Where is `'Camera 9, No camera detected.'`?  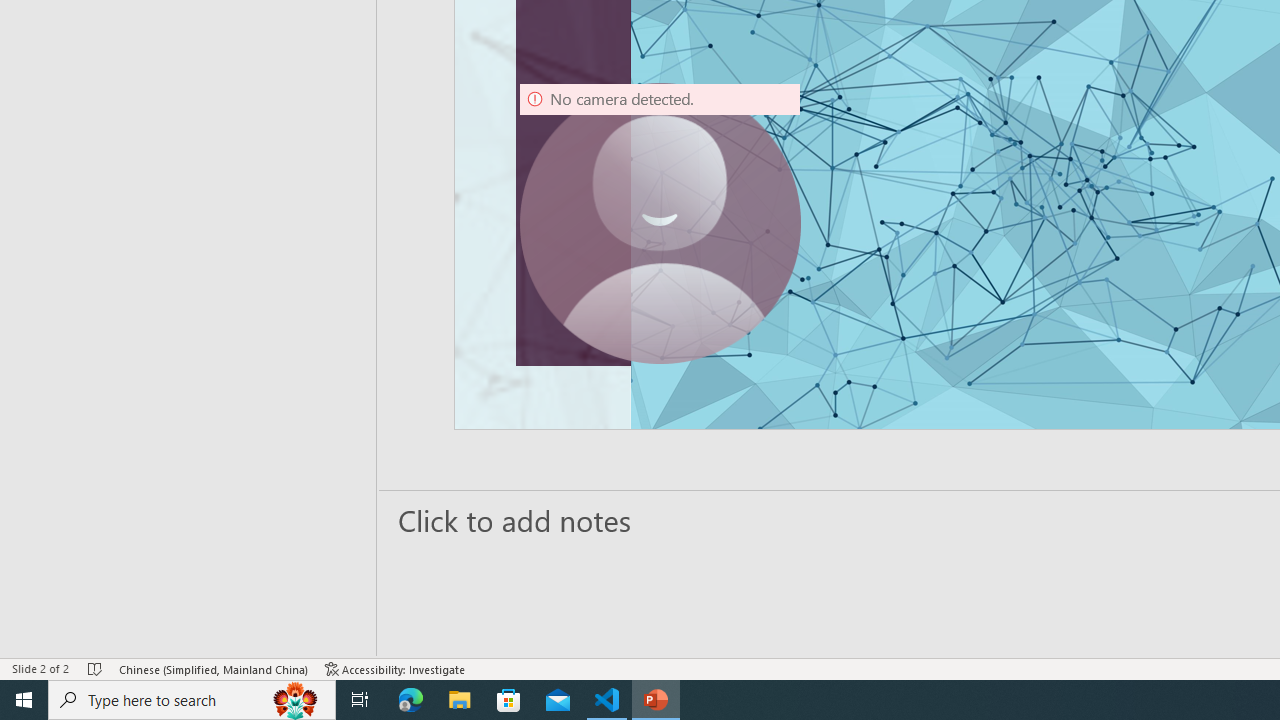 'Camera 9, No camera detected.' is located at coordinates (660, 223).